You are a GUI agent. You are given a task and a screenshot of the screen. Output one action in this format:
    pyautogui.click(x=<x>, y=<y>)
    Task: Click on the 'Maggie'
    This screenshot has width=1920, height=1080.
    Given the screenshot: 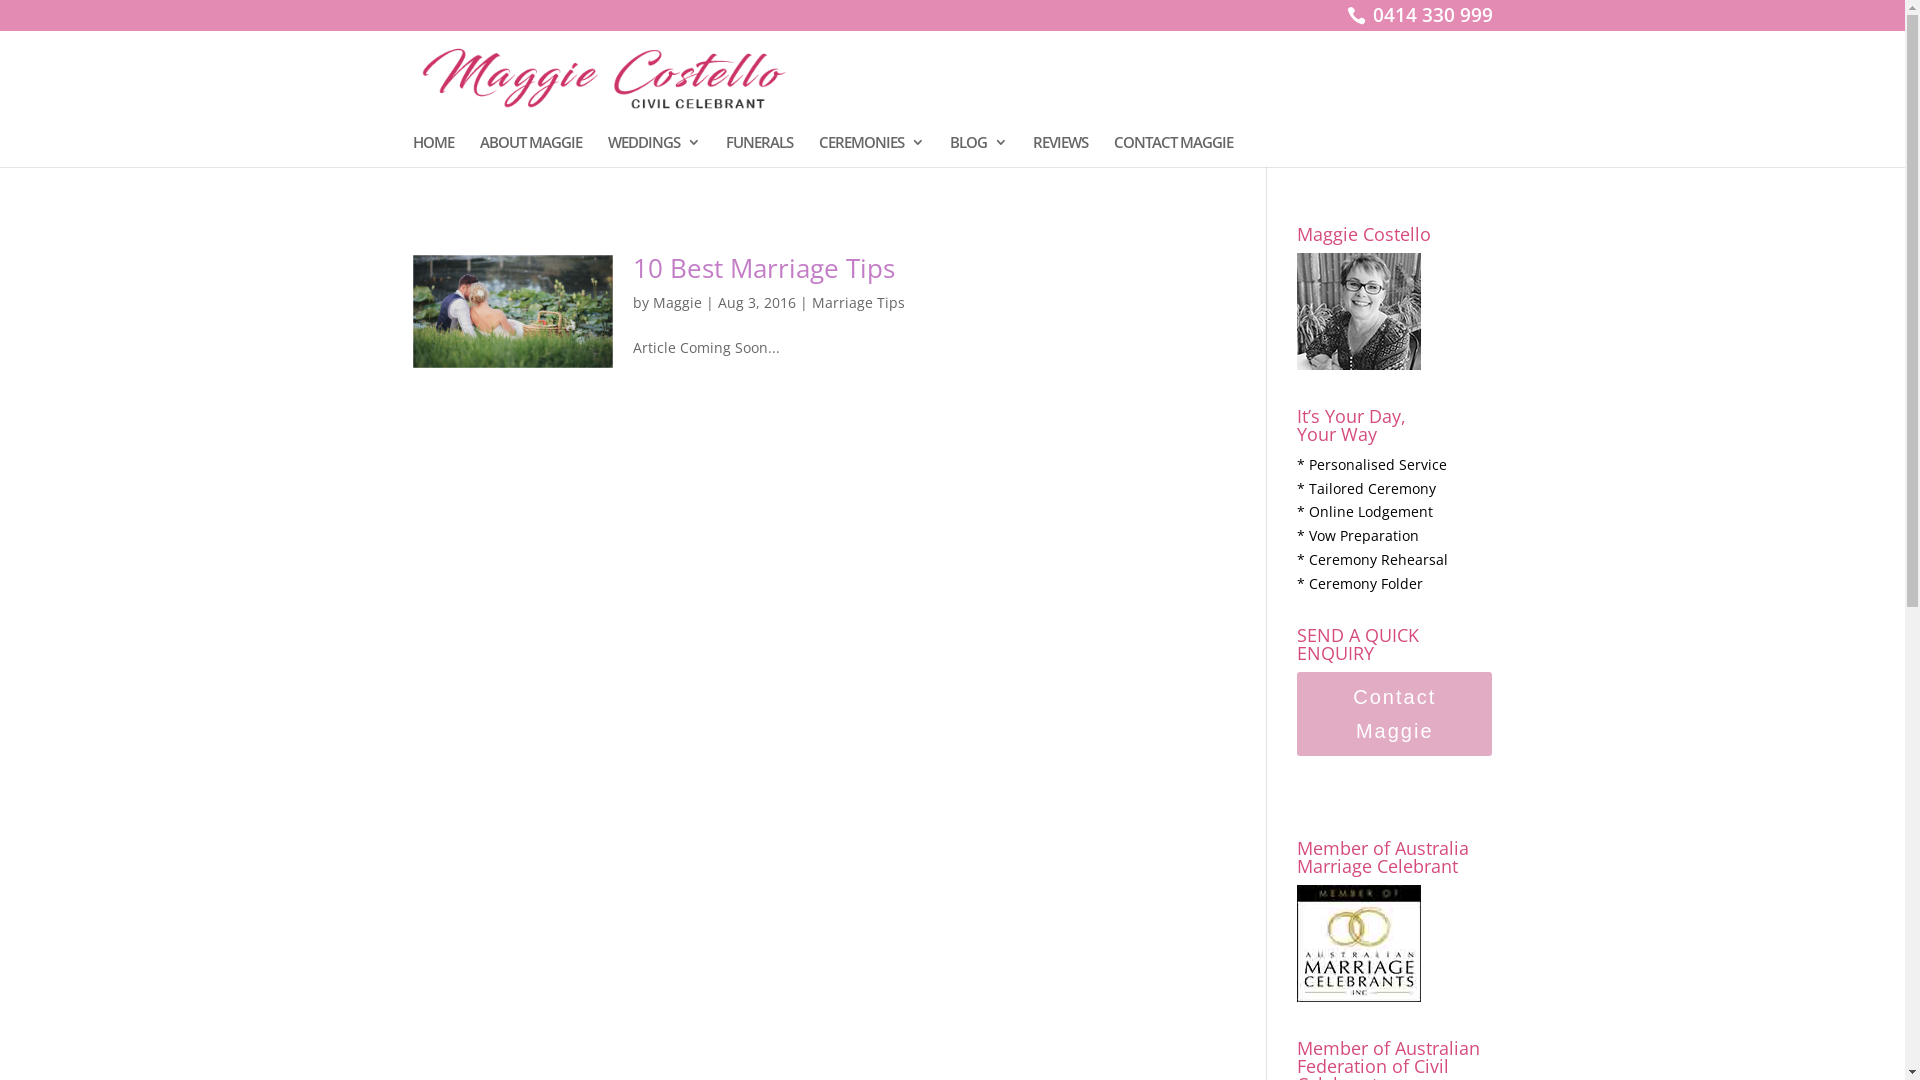 What is the action you would take?
    pyautogui.click(x=676, y=302)
    